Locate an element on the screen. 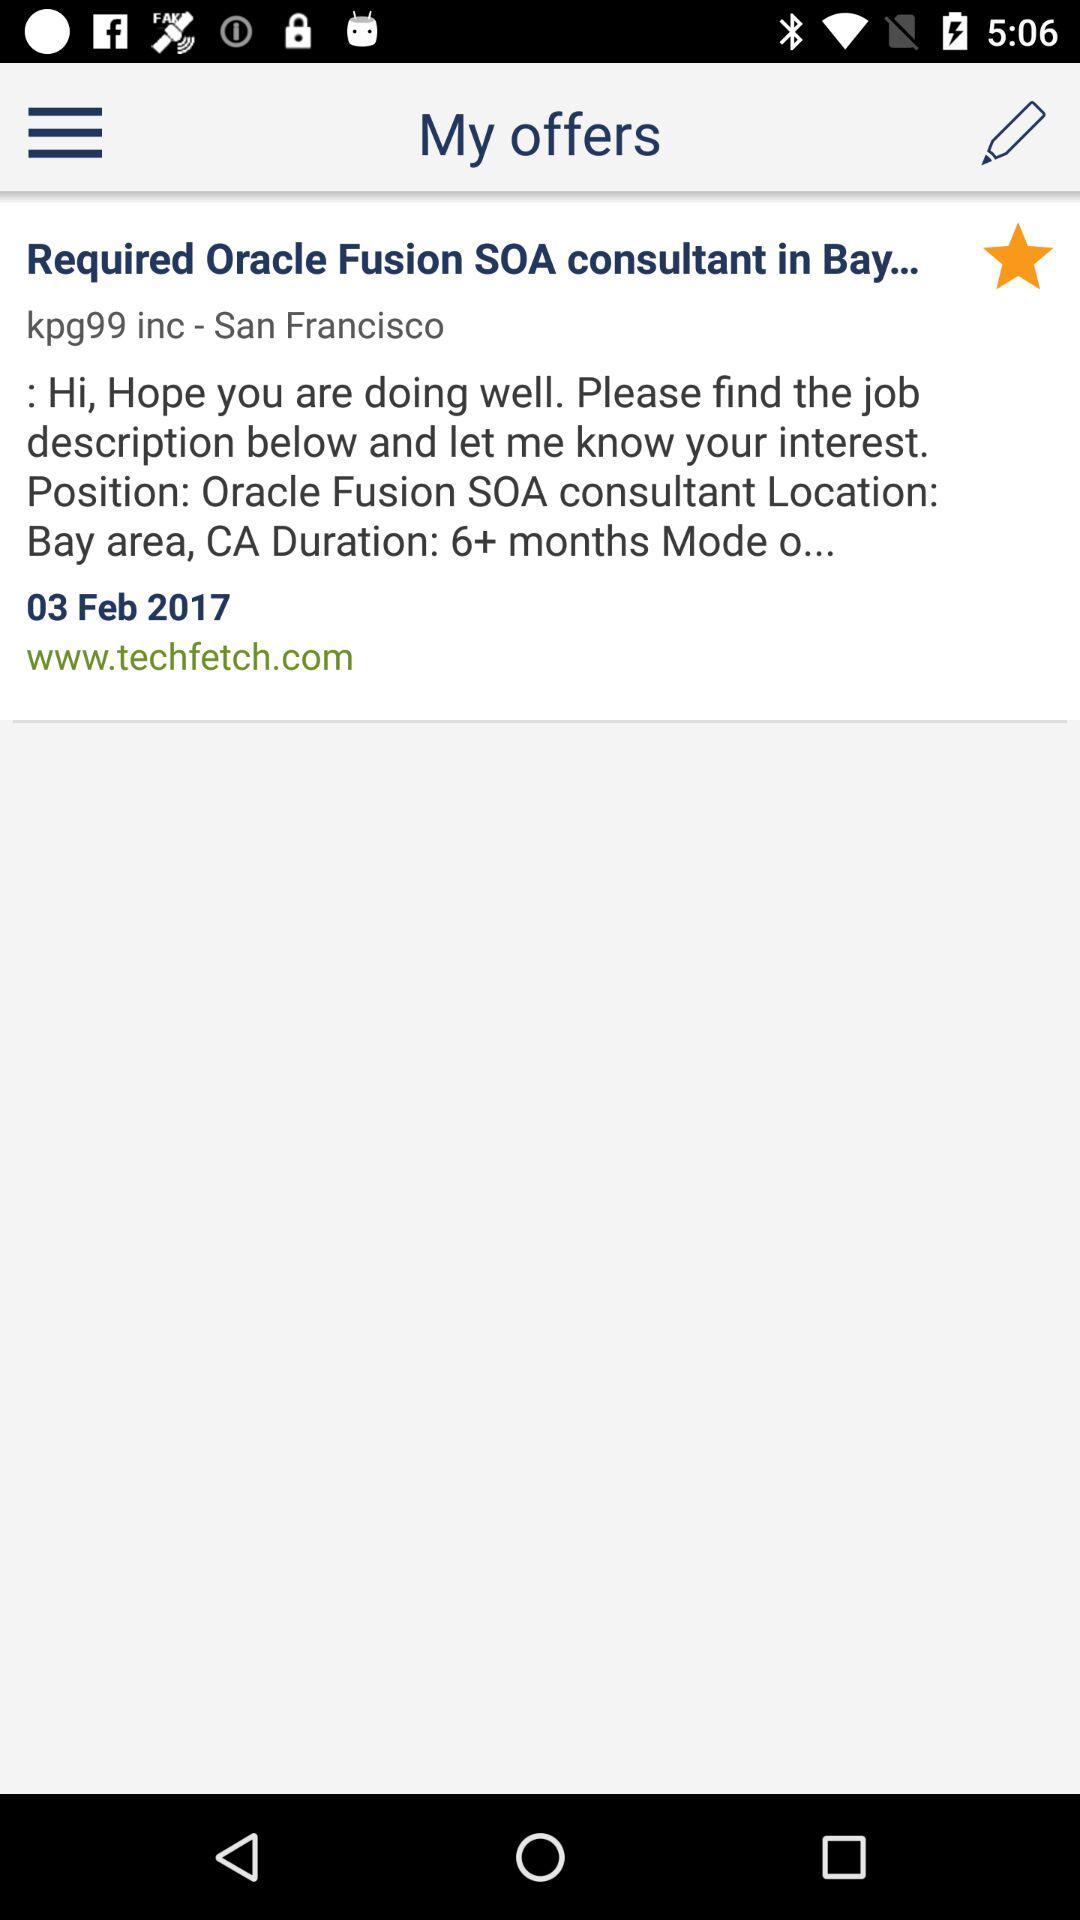 The width and height of the screenshot is (1080, 1920). app to the right of kpg99 inc san icon is located at coordinates (1018, 254).